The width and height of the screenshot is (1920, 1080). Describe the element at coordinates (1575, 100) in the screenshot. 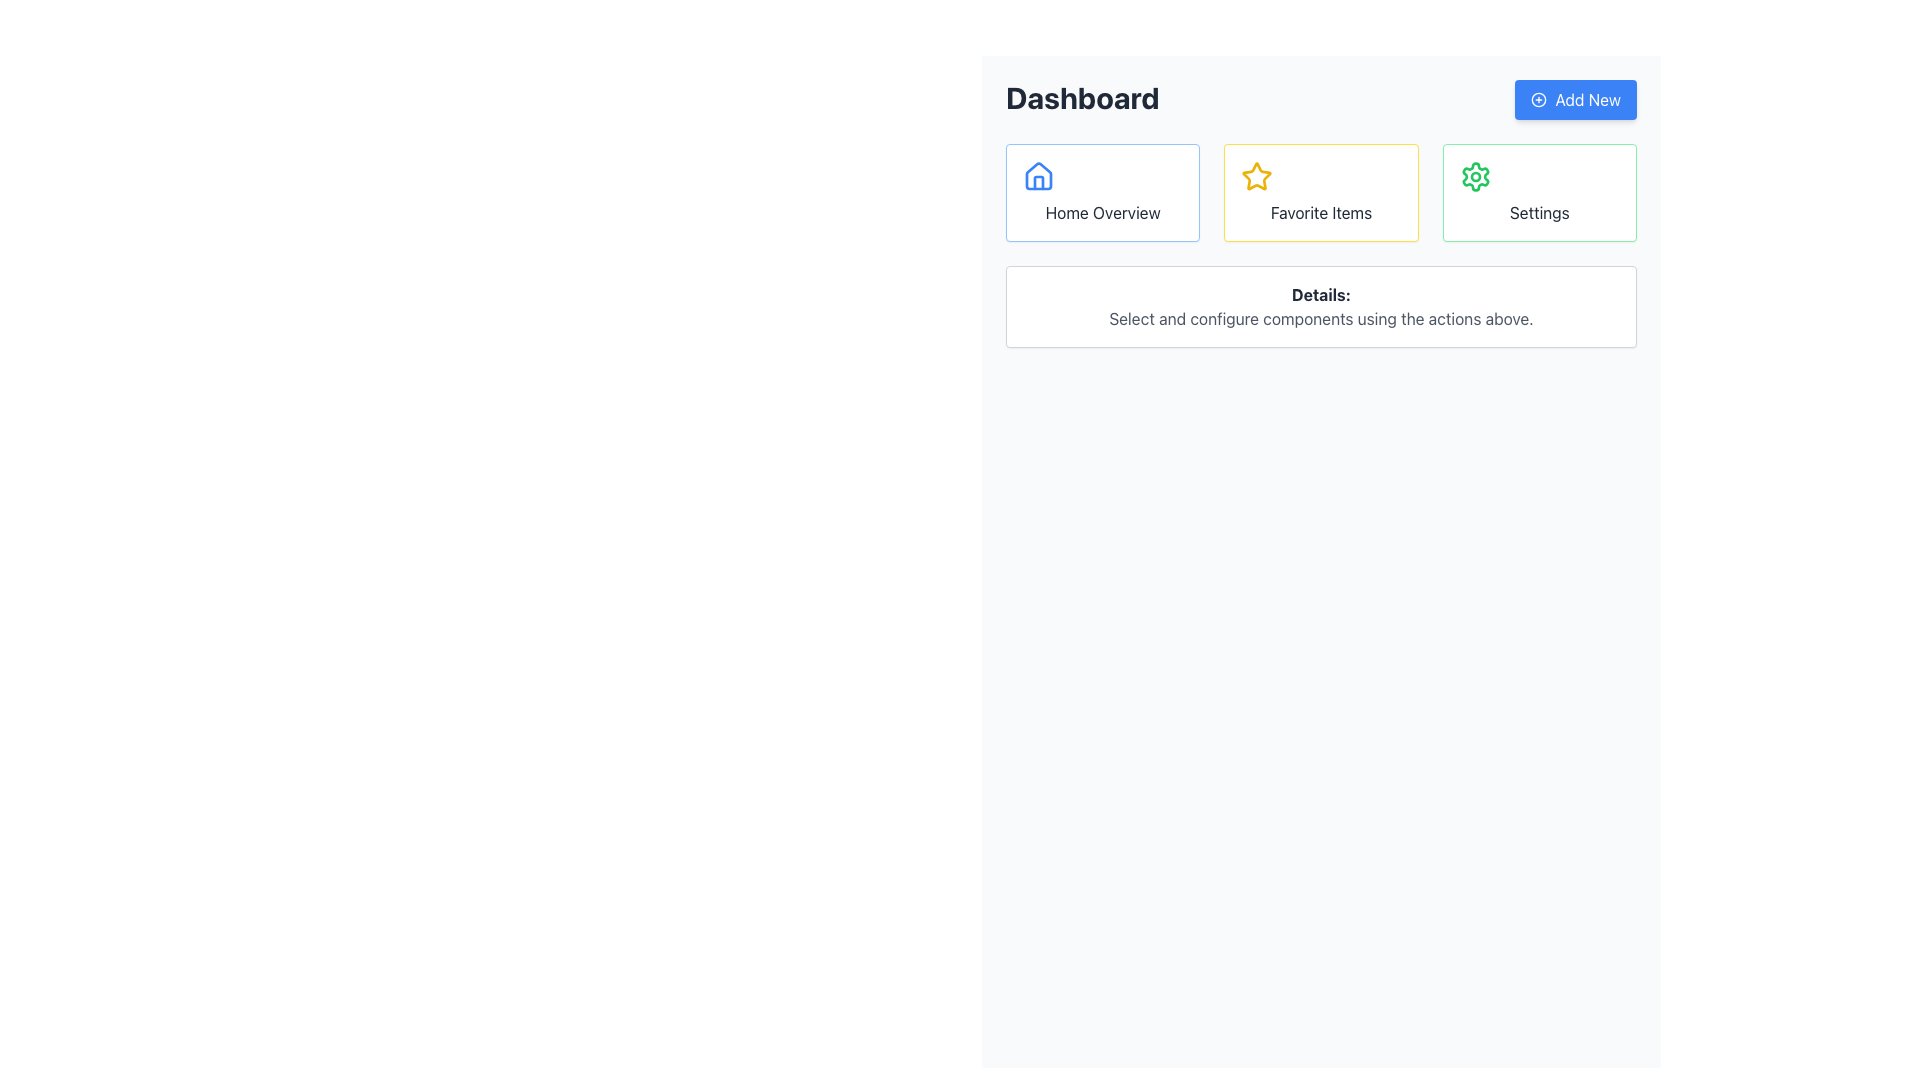

I see `the rectangular button with a blue background and white text that reads 'Add New', located in the top right corner of the 'Dashboard' section` at that location.